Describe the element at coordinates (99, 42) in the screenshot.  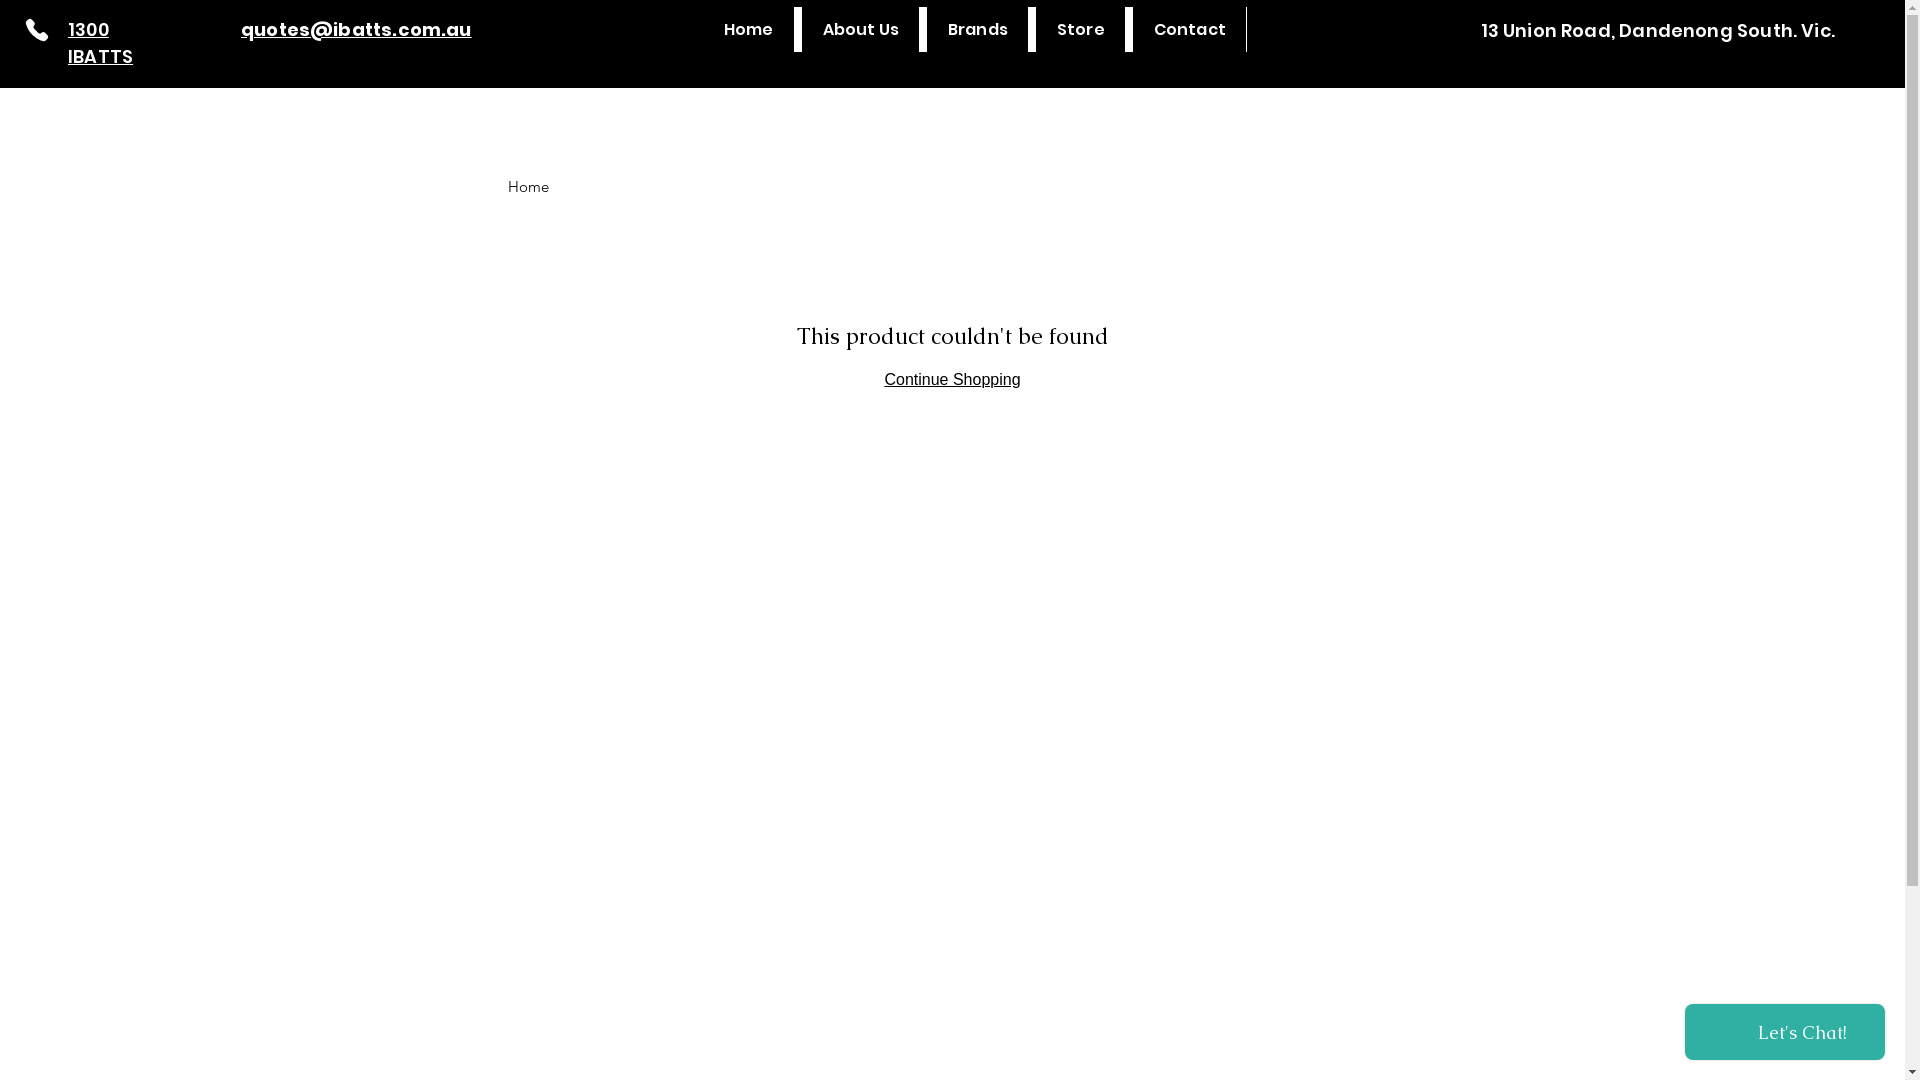
I see `'1300 IBATTS'` at that location.